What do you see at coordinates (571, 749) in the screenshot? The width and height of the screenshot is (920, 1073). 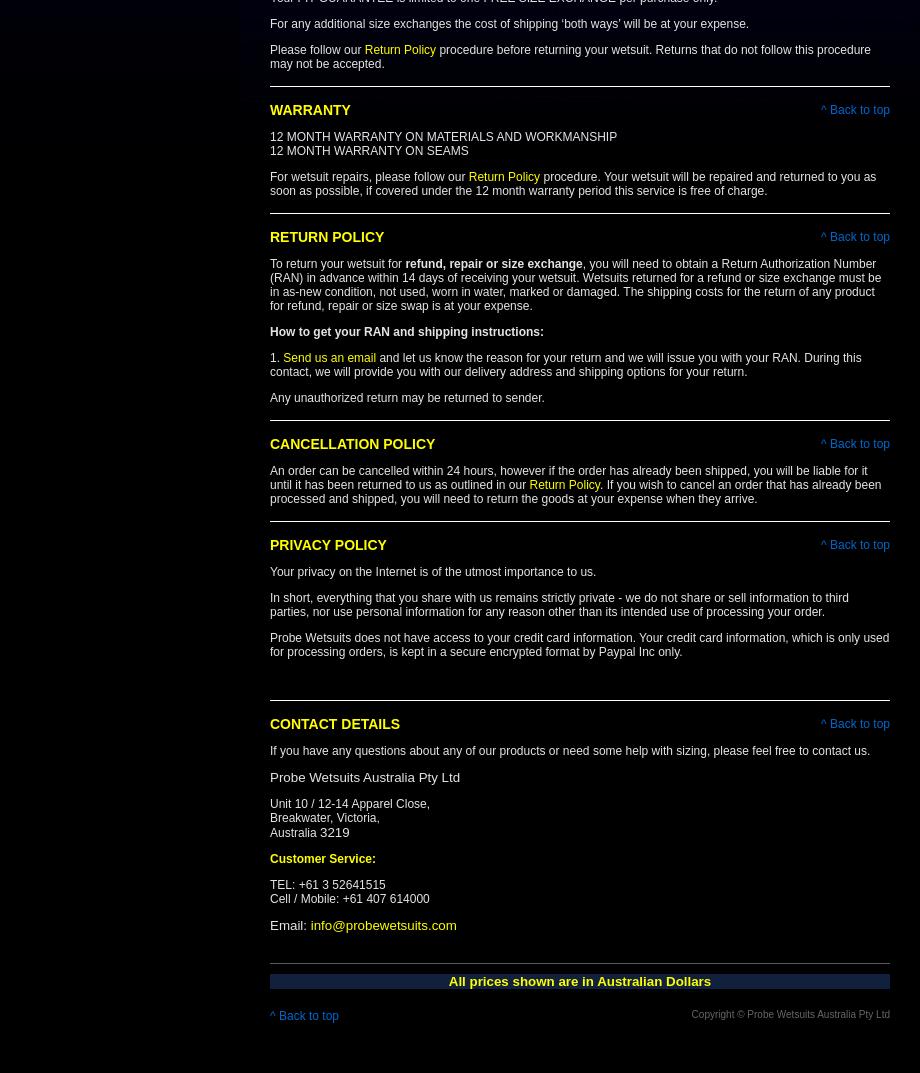 I see `'If you have any questions about any of our products or need some help with sizing, please feel free to contact us.'` at bounding box center [571, 749].